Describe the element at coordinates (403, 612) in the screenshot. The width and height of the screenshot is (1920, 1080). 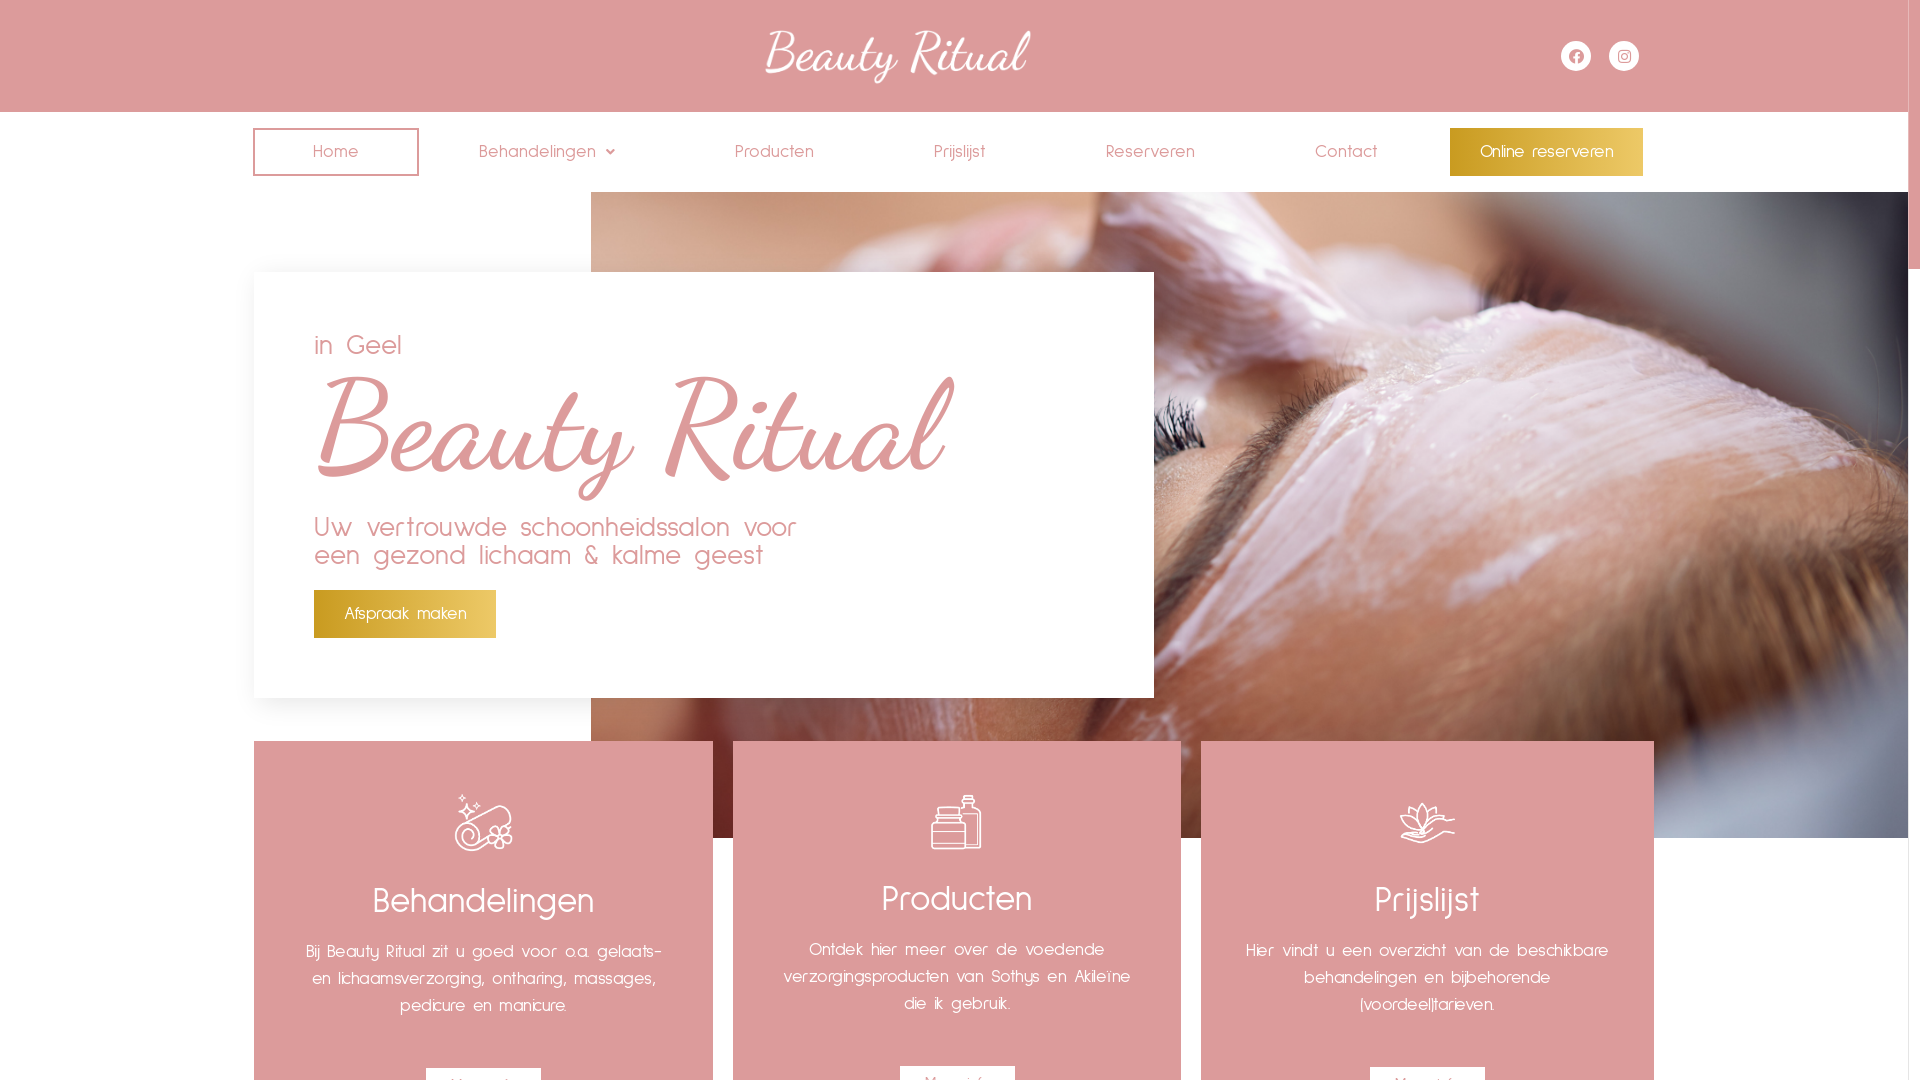
I see `'Afspraak maken'` at that location.